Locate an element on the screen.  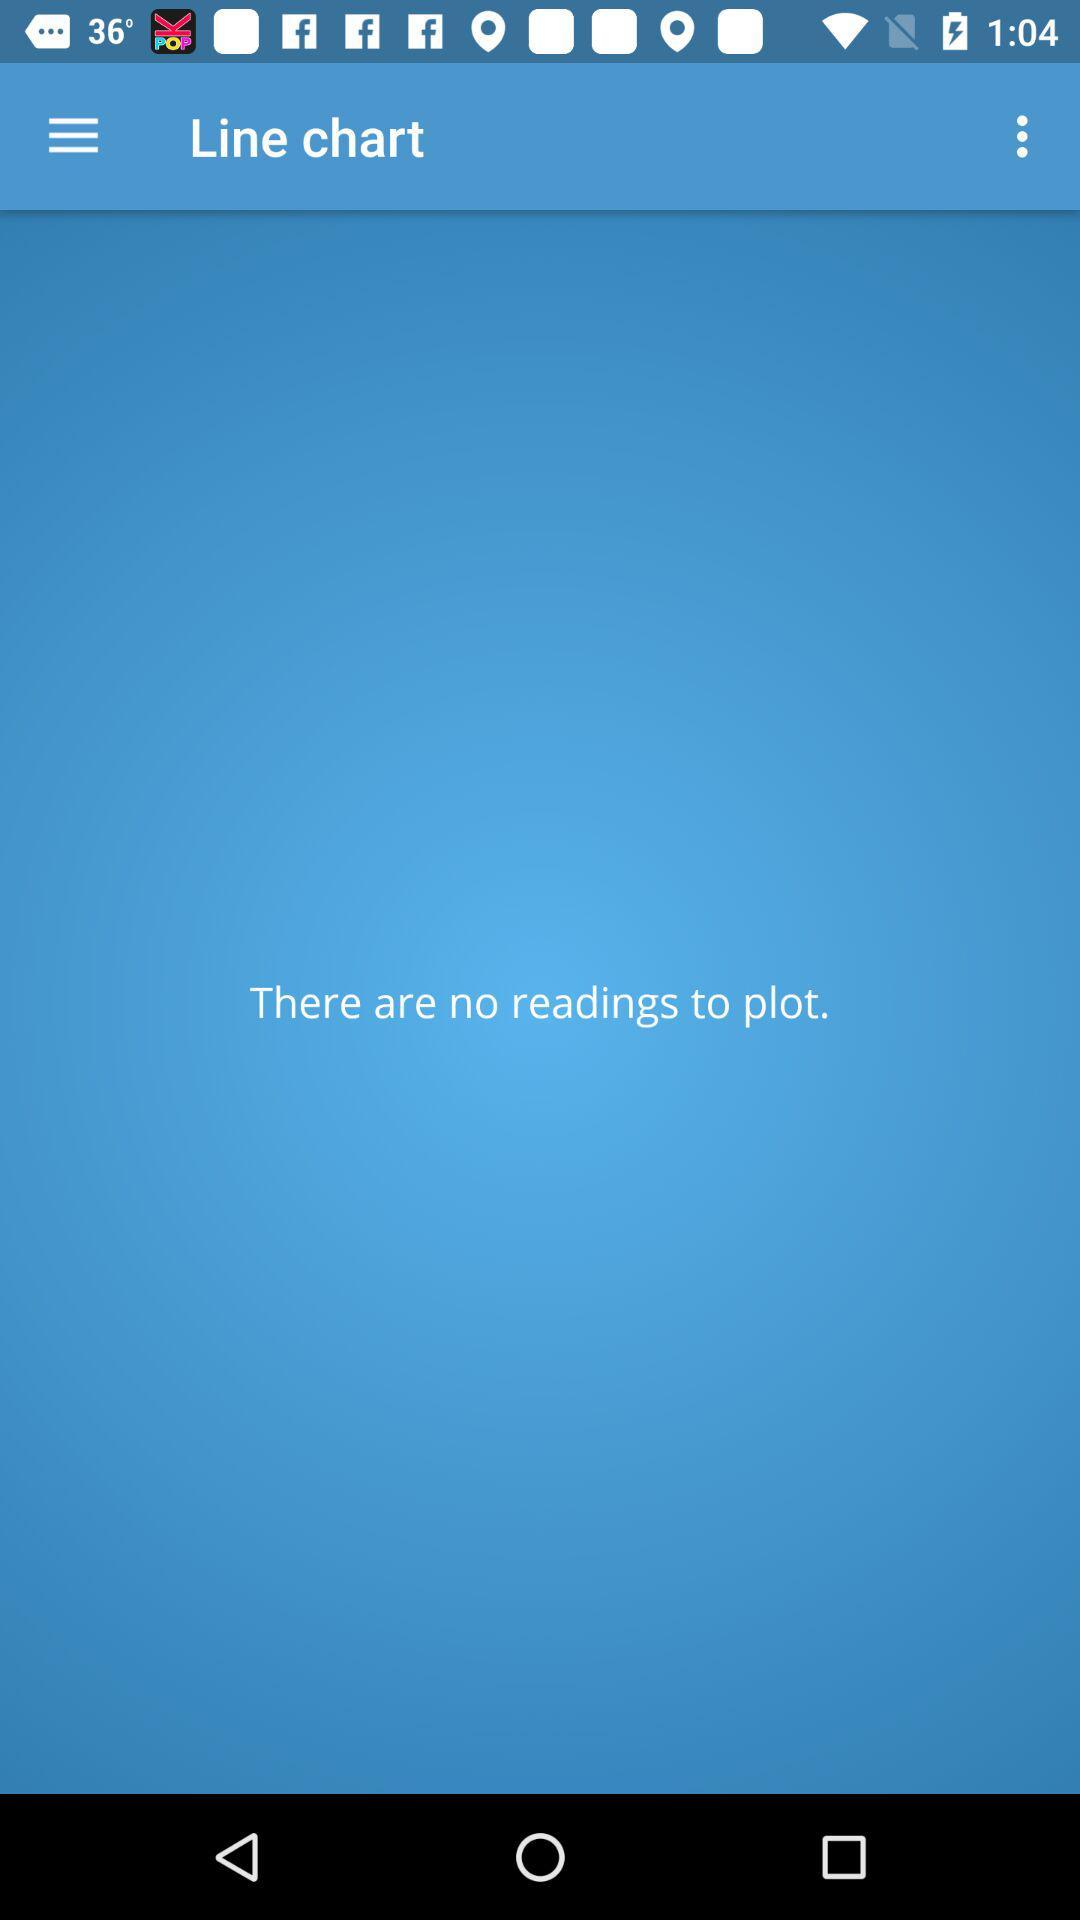
icon to the left of the line chart is located at coordinates (72, 135).